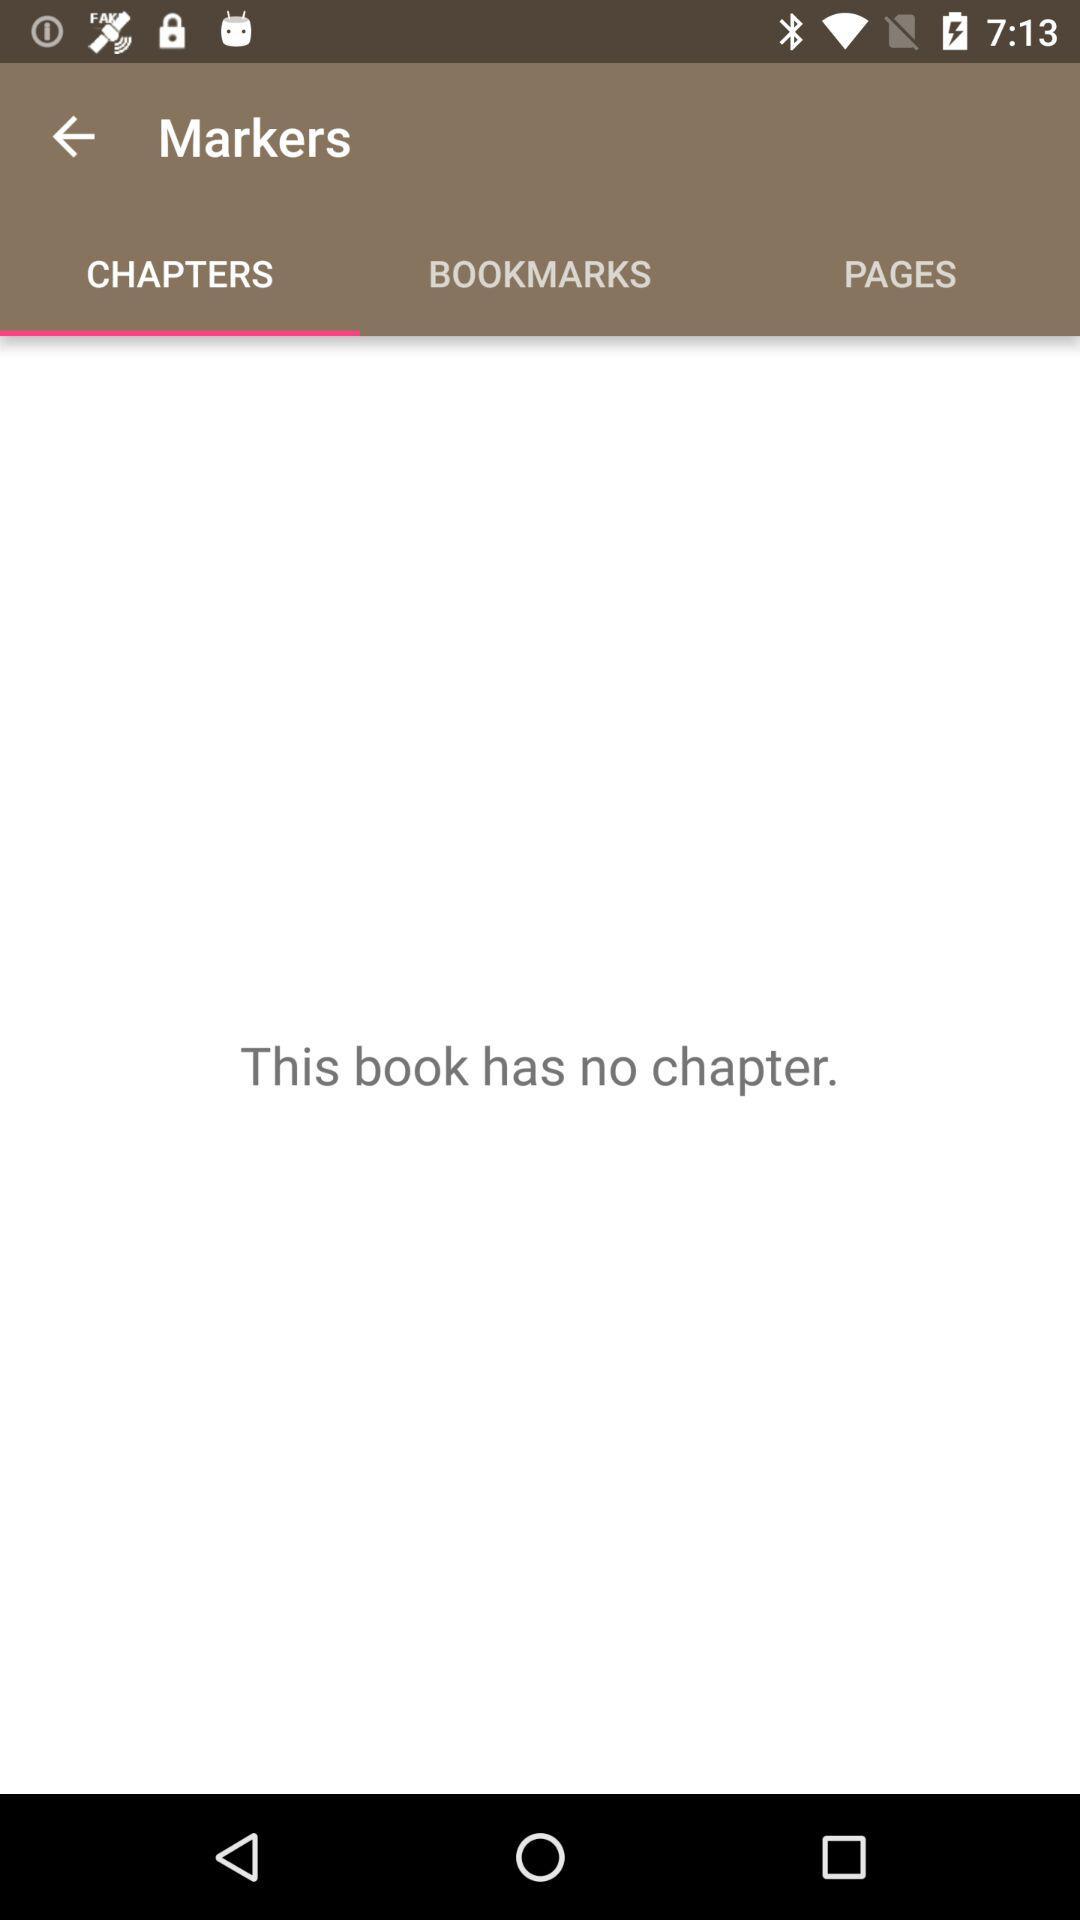 This screenshot has height=1920, width=1080. I want to click on the icon next to the markers, so click(72, 135).